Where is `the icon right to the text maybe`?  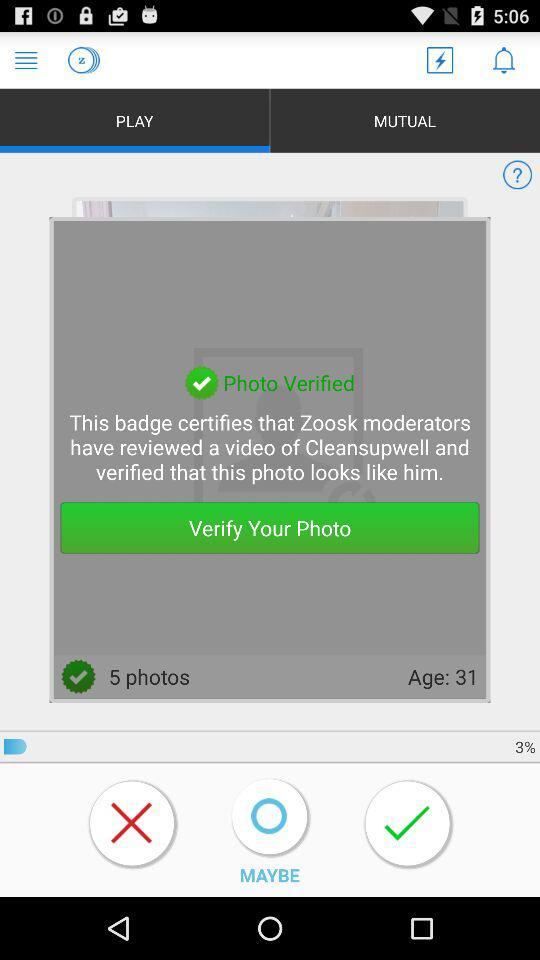
the icon right to the text maybe is located at coordinates (407, 823).